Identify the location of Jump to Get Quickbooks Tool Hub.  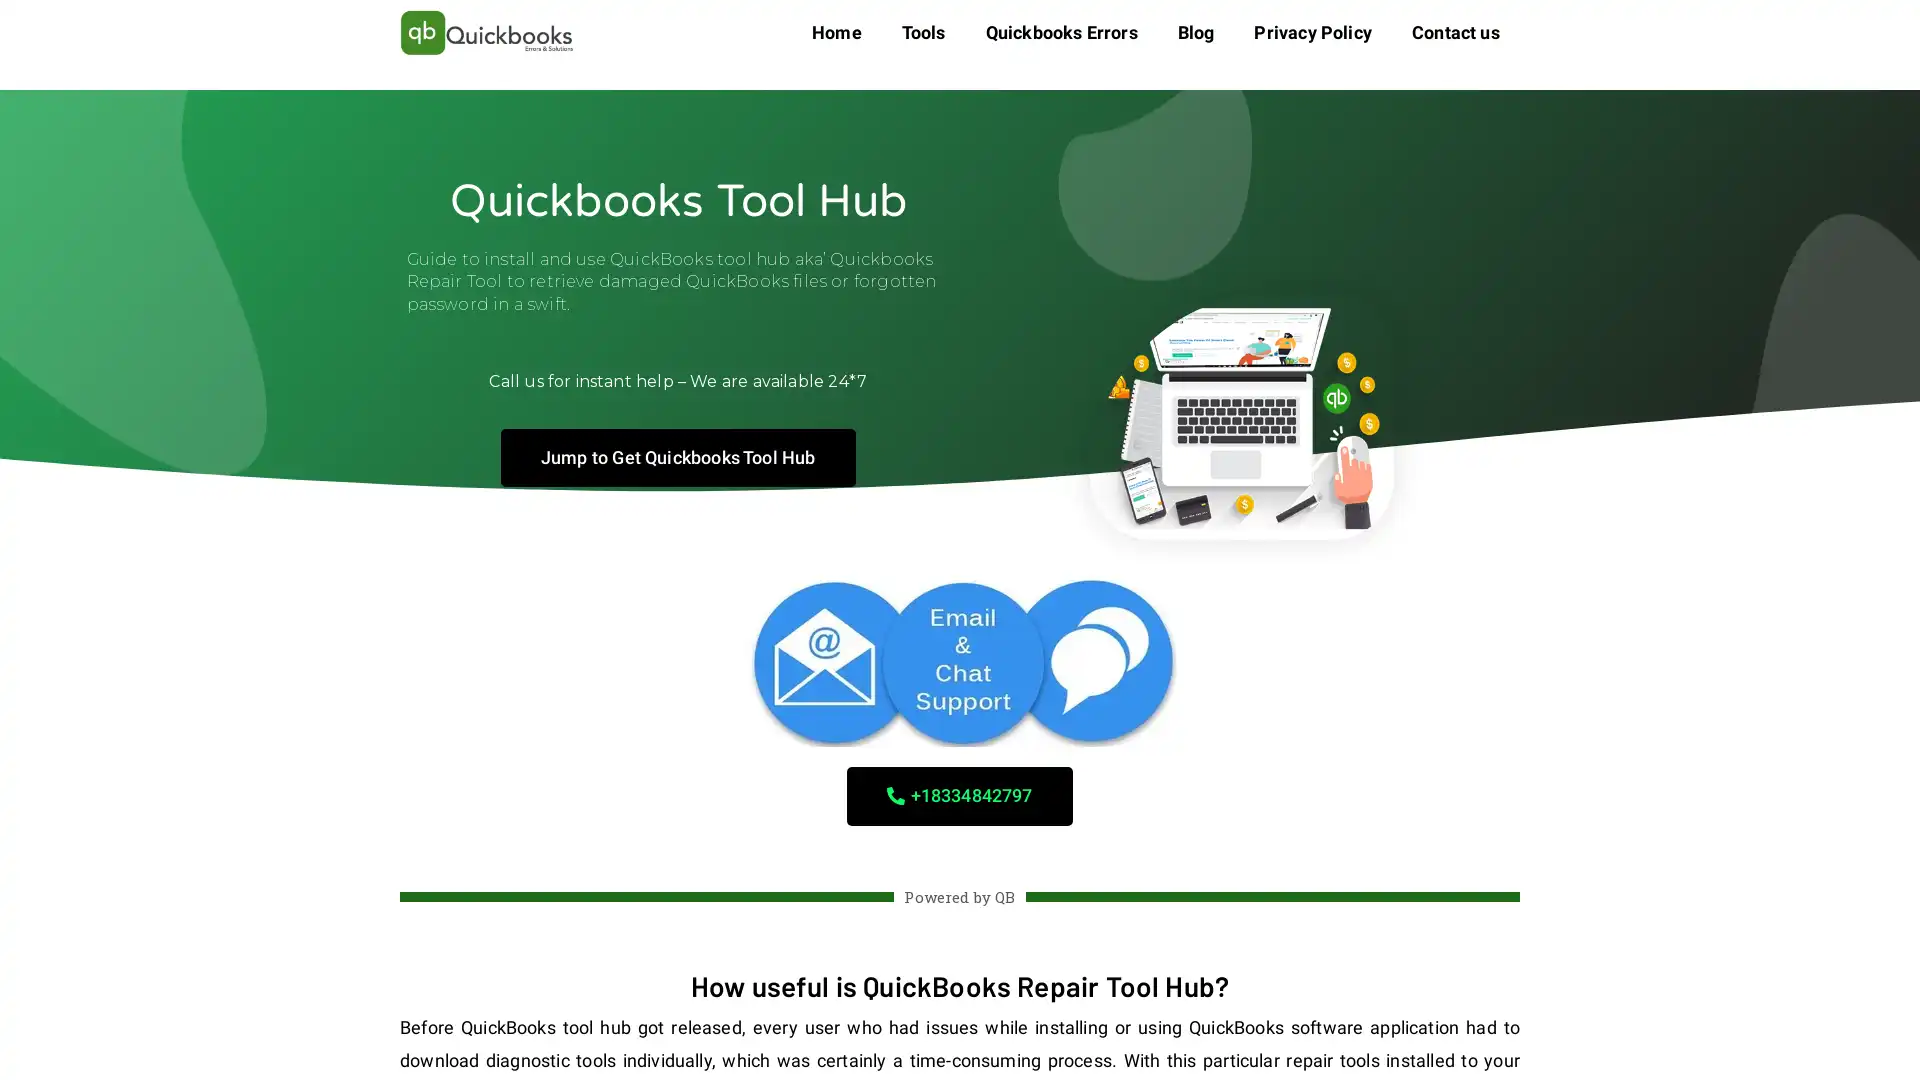
(677, 456).